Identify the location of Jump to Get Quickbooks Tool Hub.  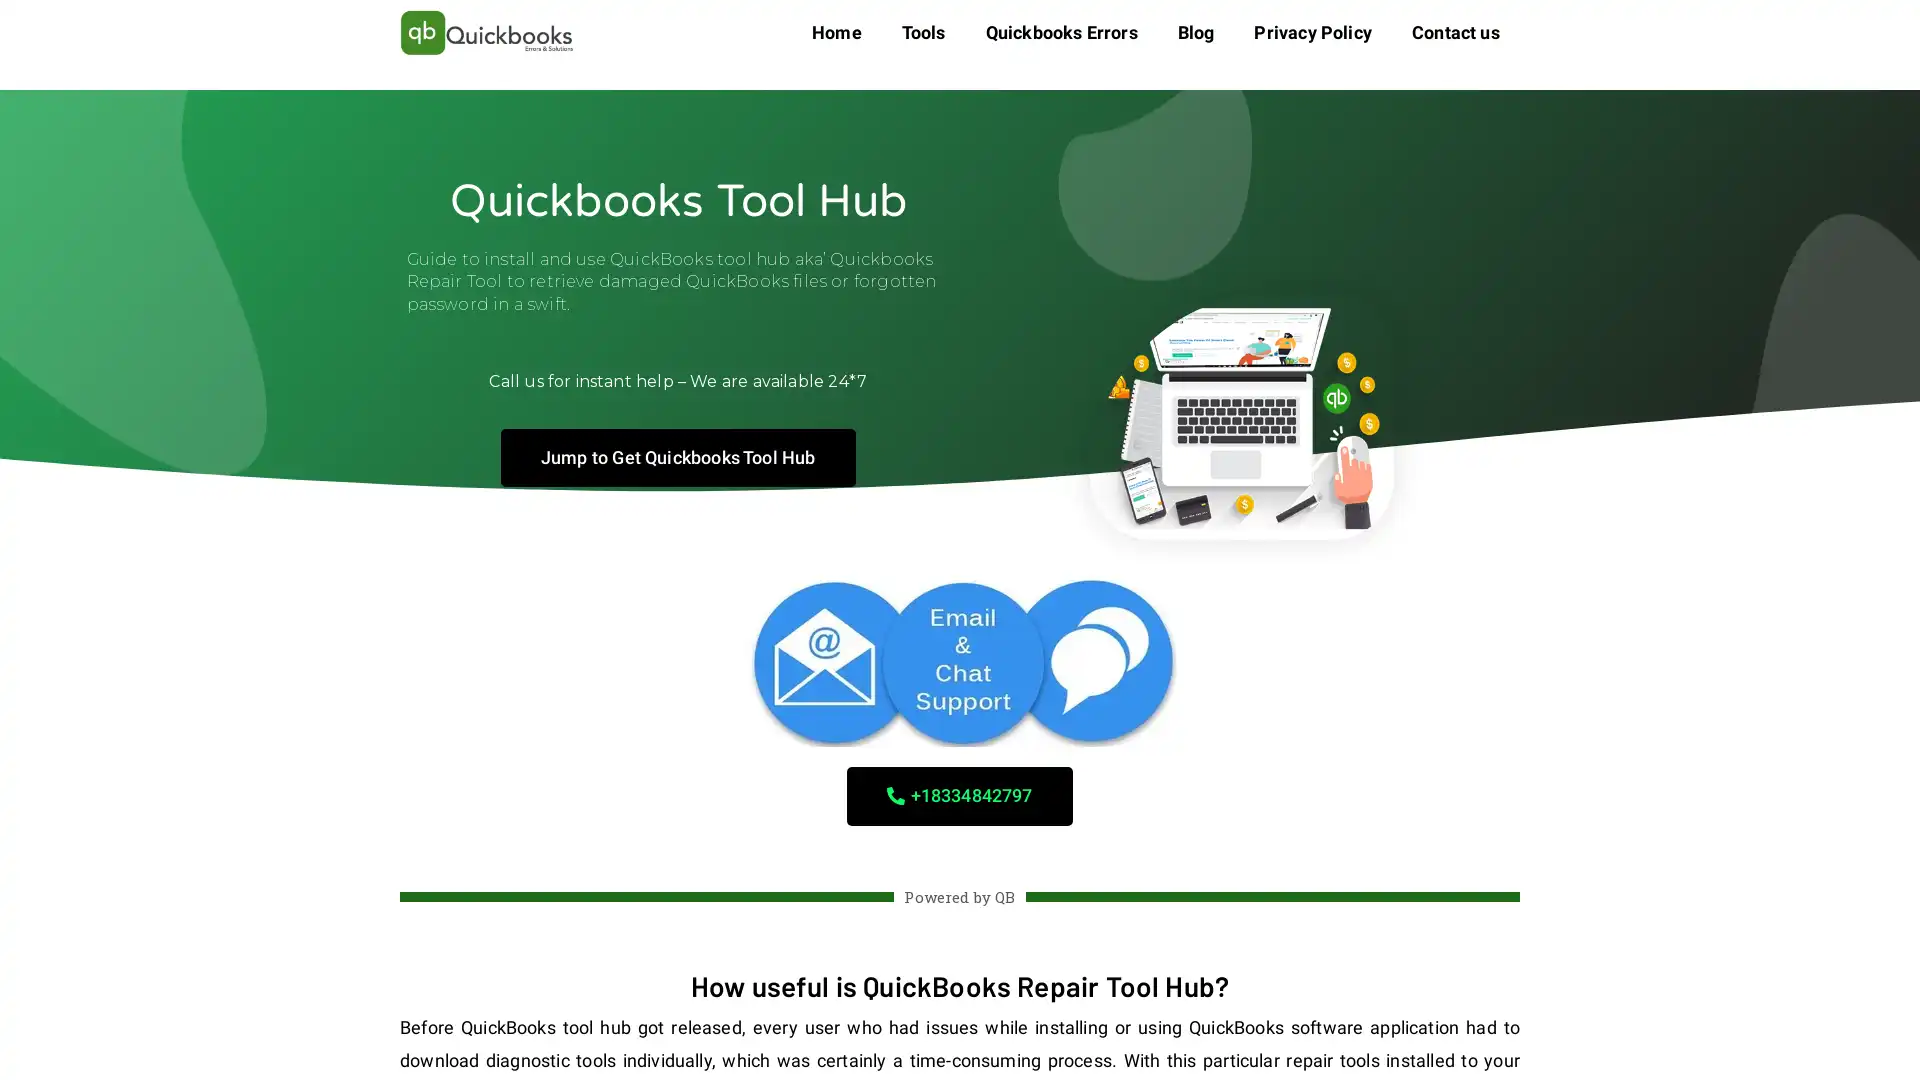
(677, 456).